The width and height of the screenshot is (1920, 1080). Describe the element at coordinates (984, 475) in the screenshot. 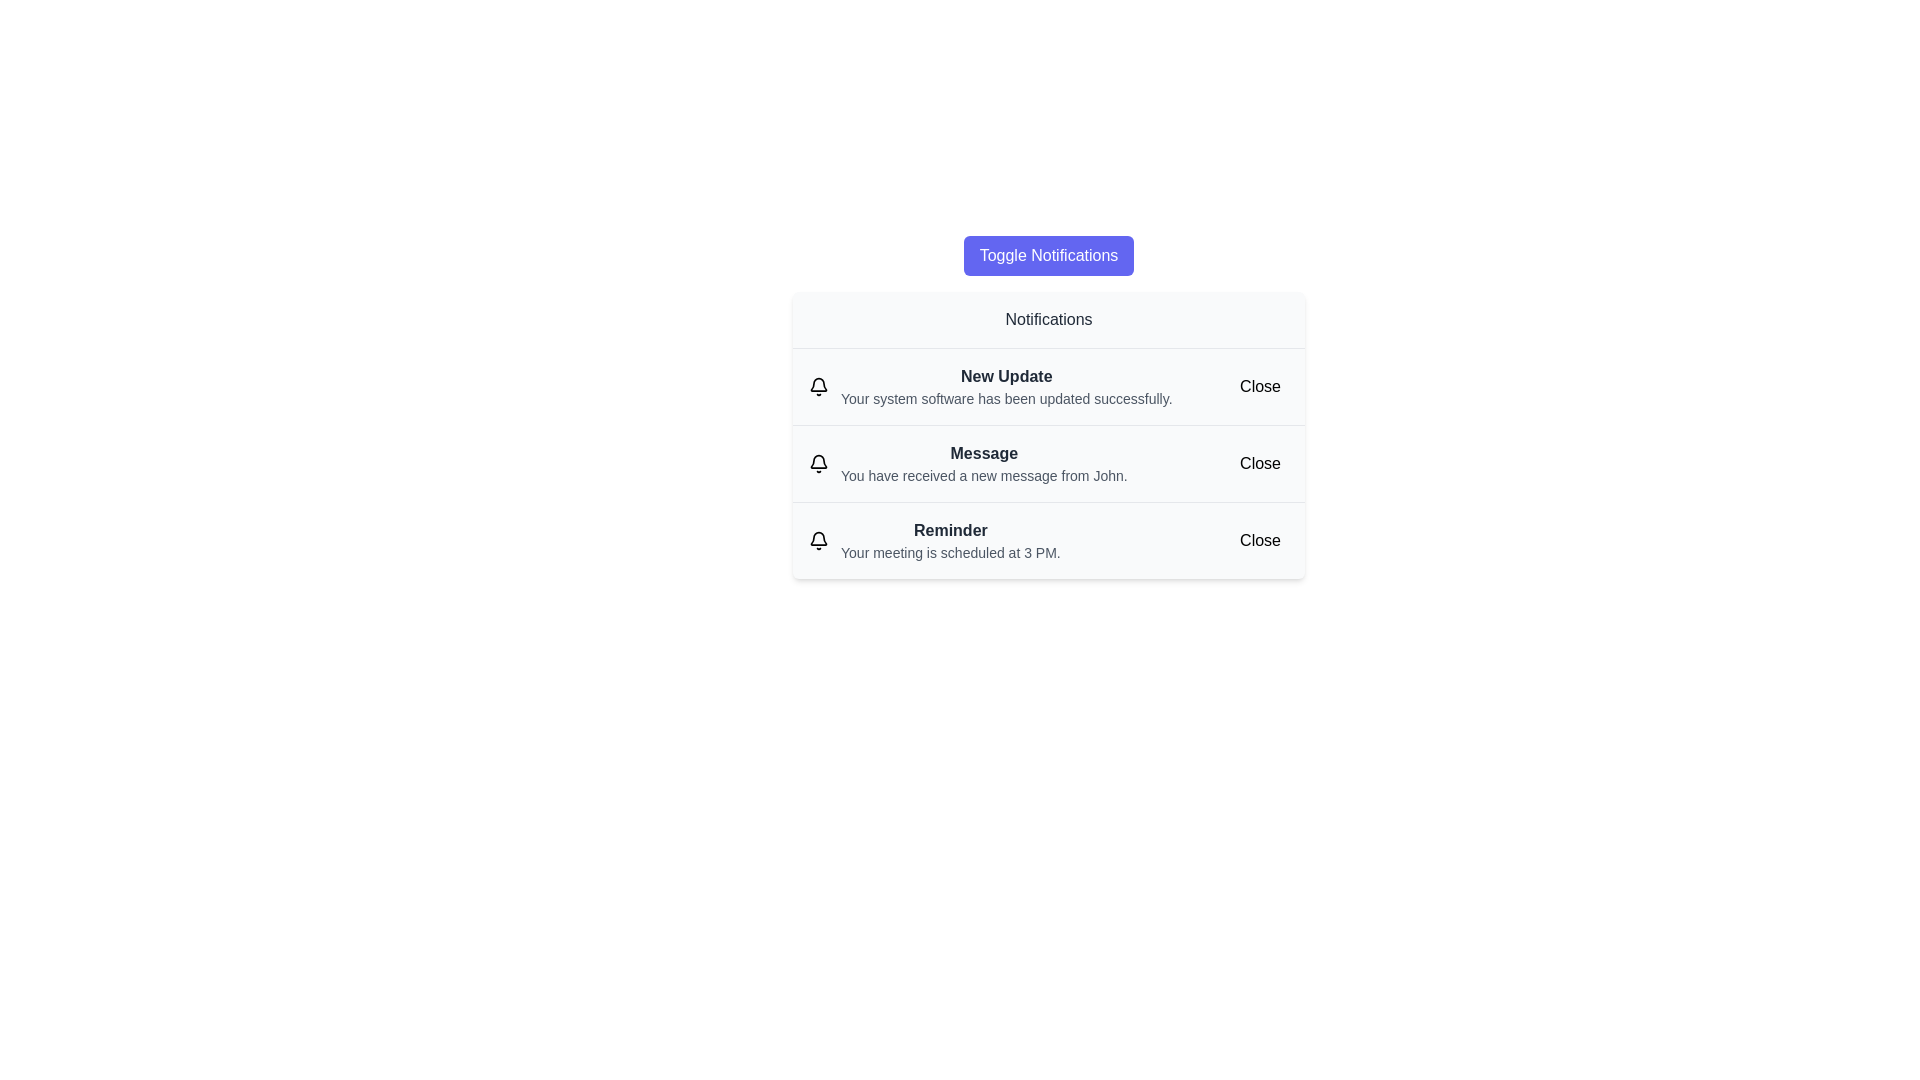

I see `the text label that displays a notification message about receiving a new message from 'John,' which is located below the 'Message' title in the notification card` at that location.